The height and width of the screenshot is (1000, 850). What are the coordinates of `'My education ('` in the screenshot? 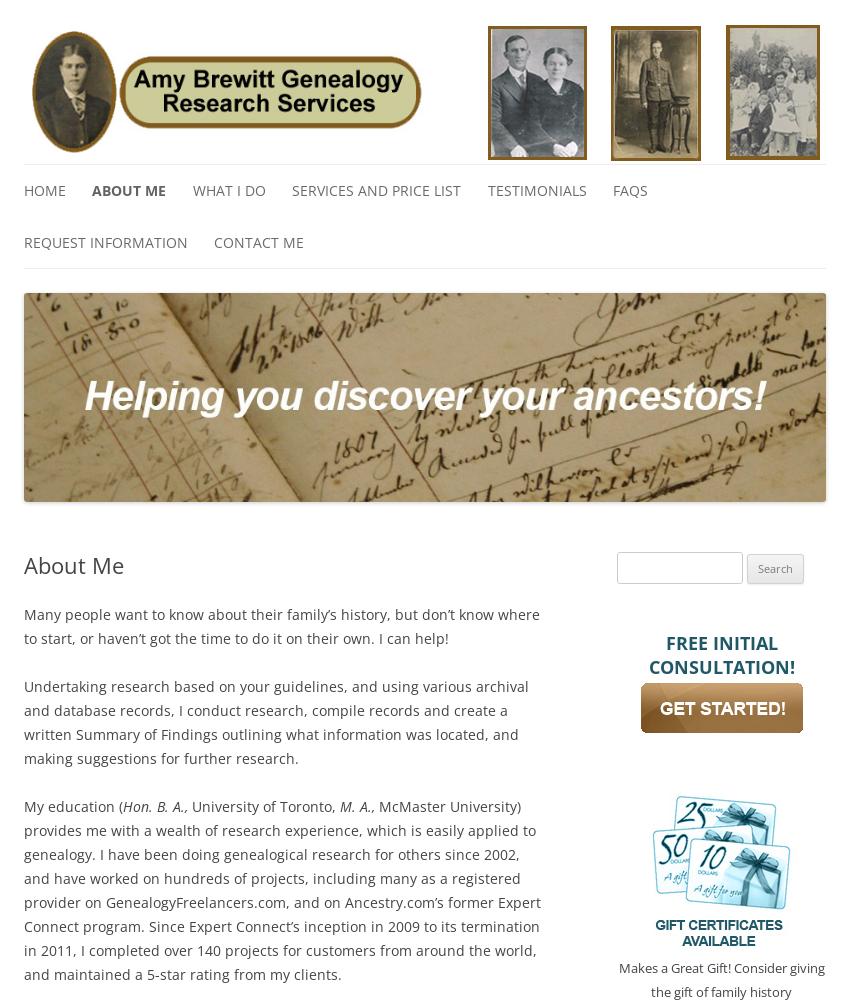 It's located at (73, 805).